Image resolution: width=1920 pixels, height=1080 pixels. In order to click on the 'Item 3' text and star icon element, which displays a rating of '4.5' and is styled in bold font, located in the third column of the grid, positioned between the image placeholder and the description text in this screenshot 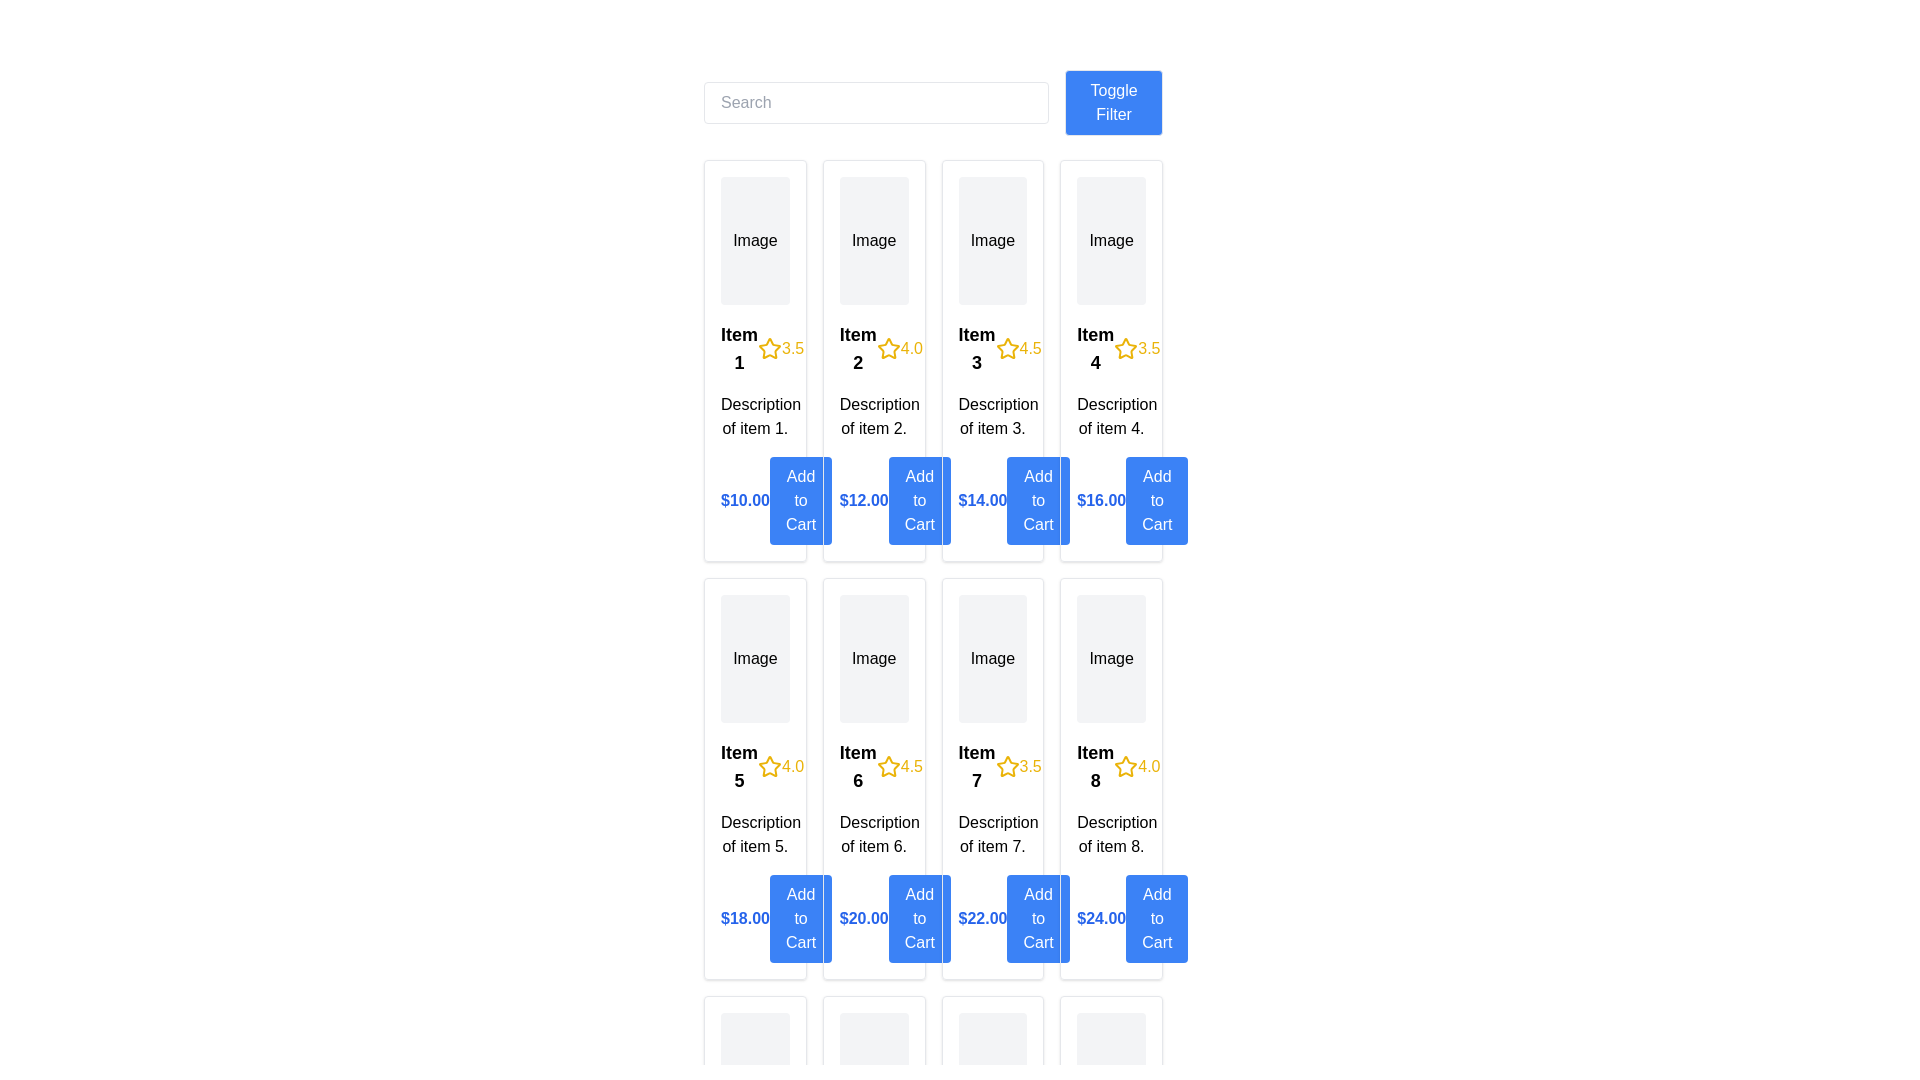, I will do `click(992, 347)`.